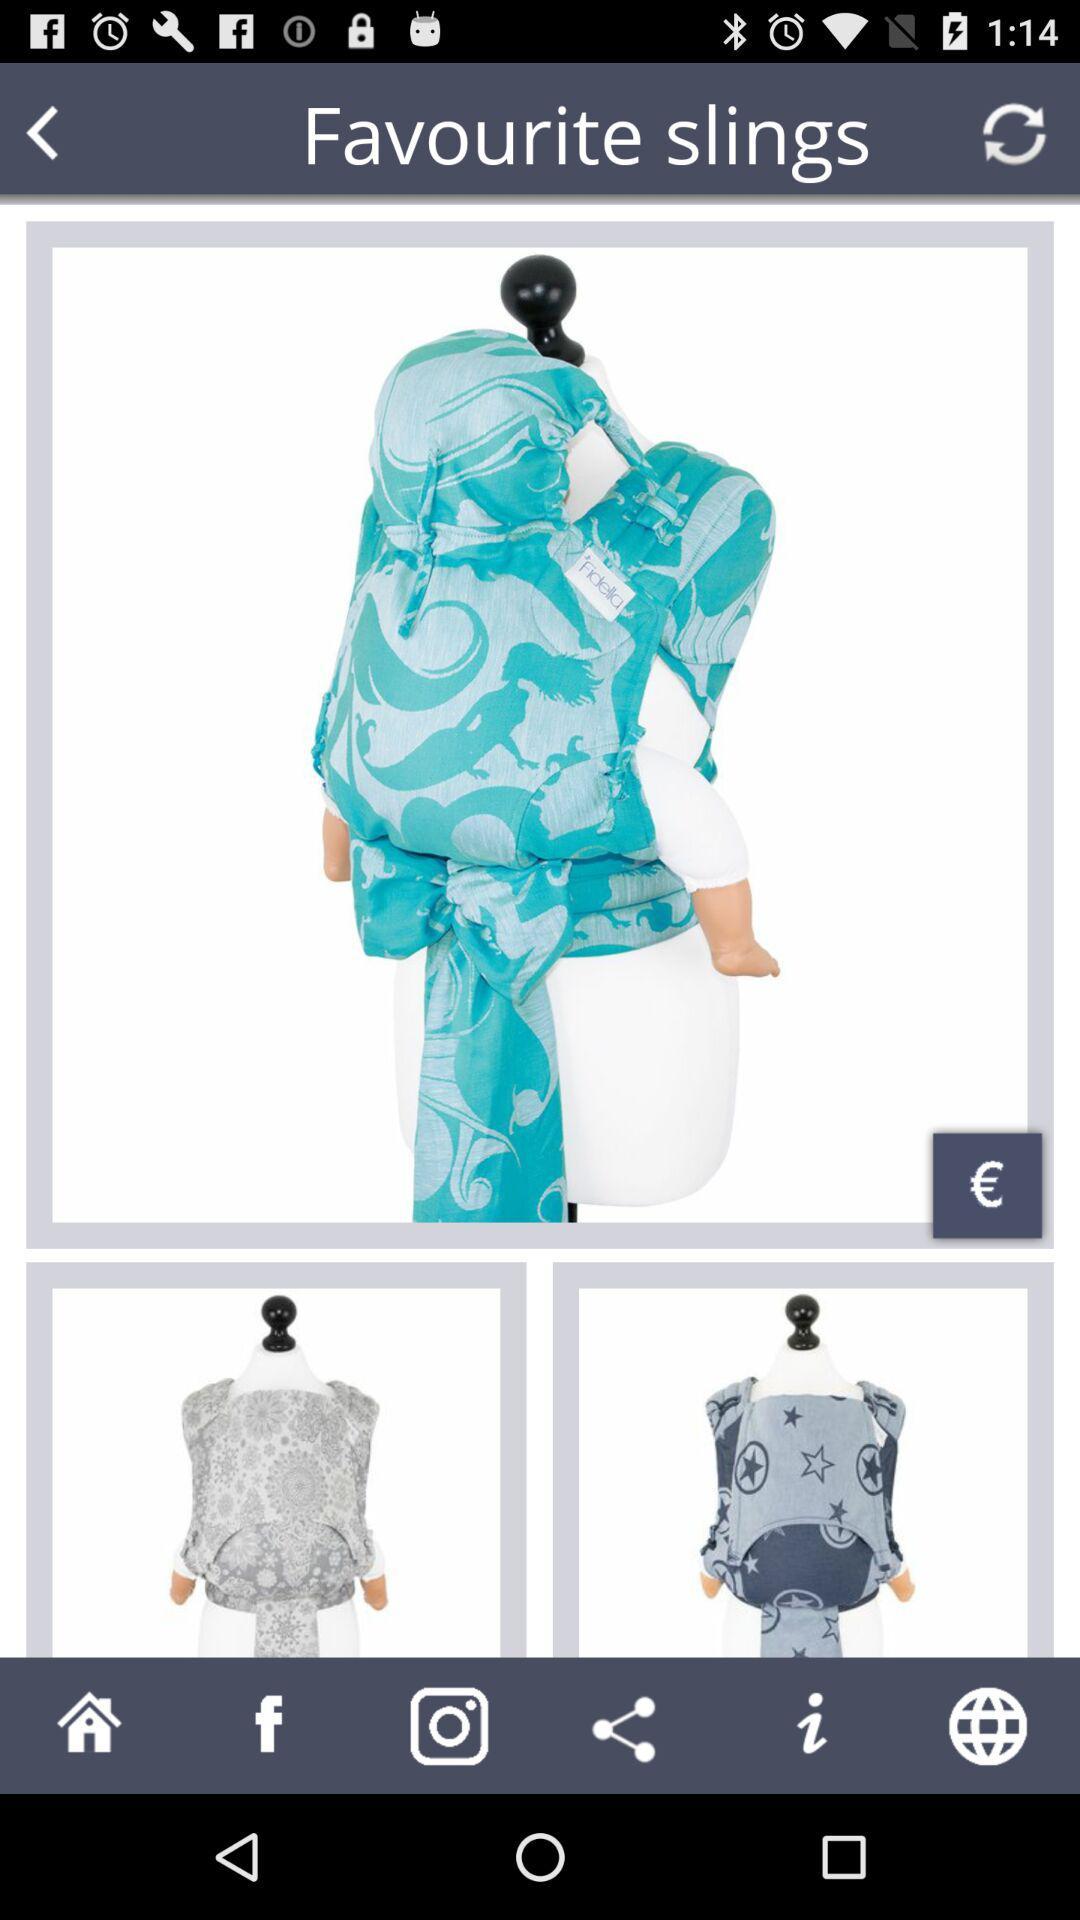  Describe the element at coordinates (628, 1724) in the screenshot. I see `share the article` at that location.